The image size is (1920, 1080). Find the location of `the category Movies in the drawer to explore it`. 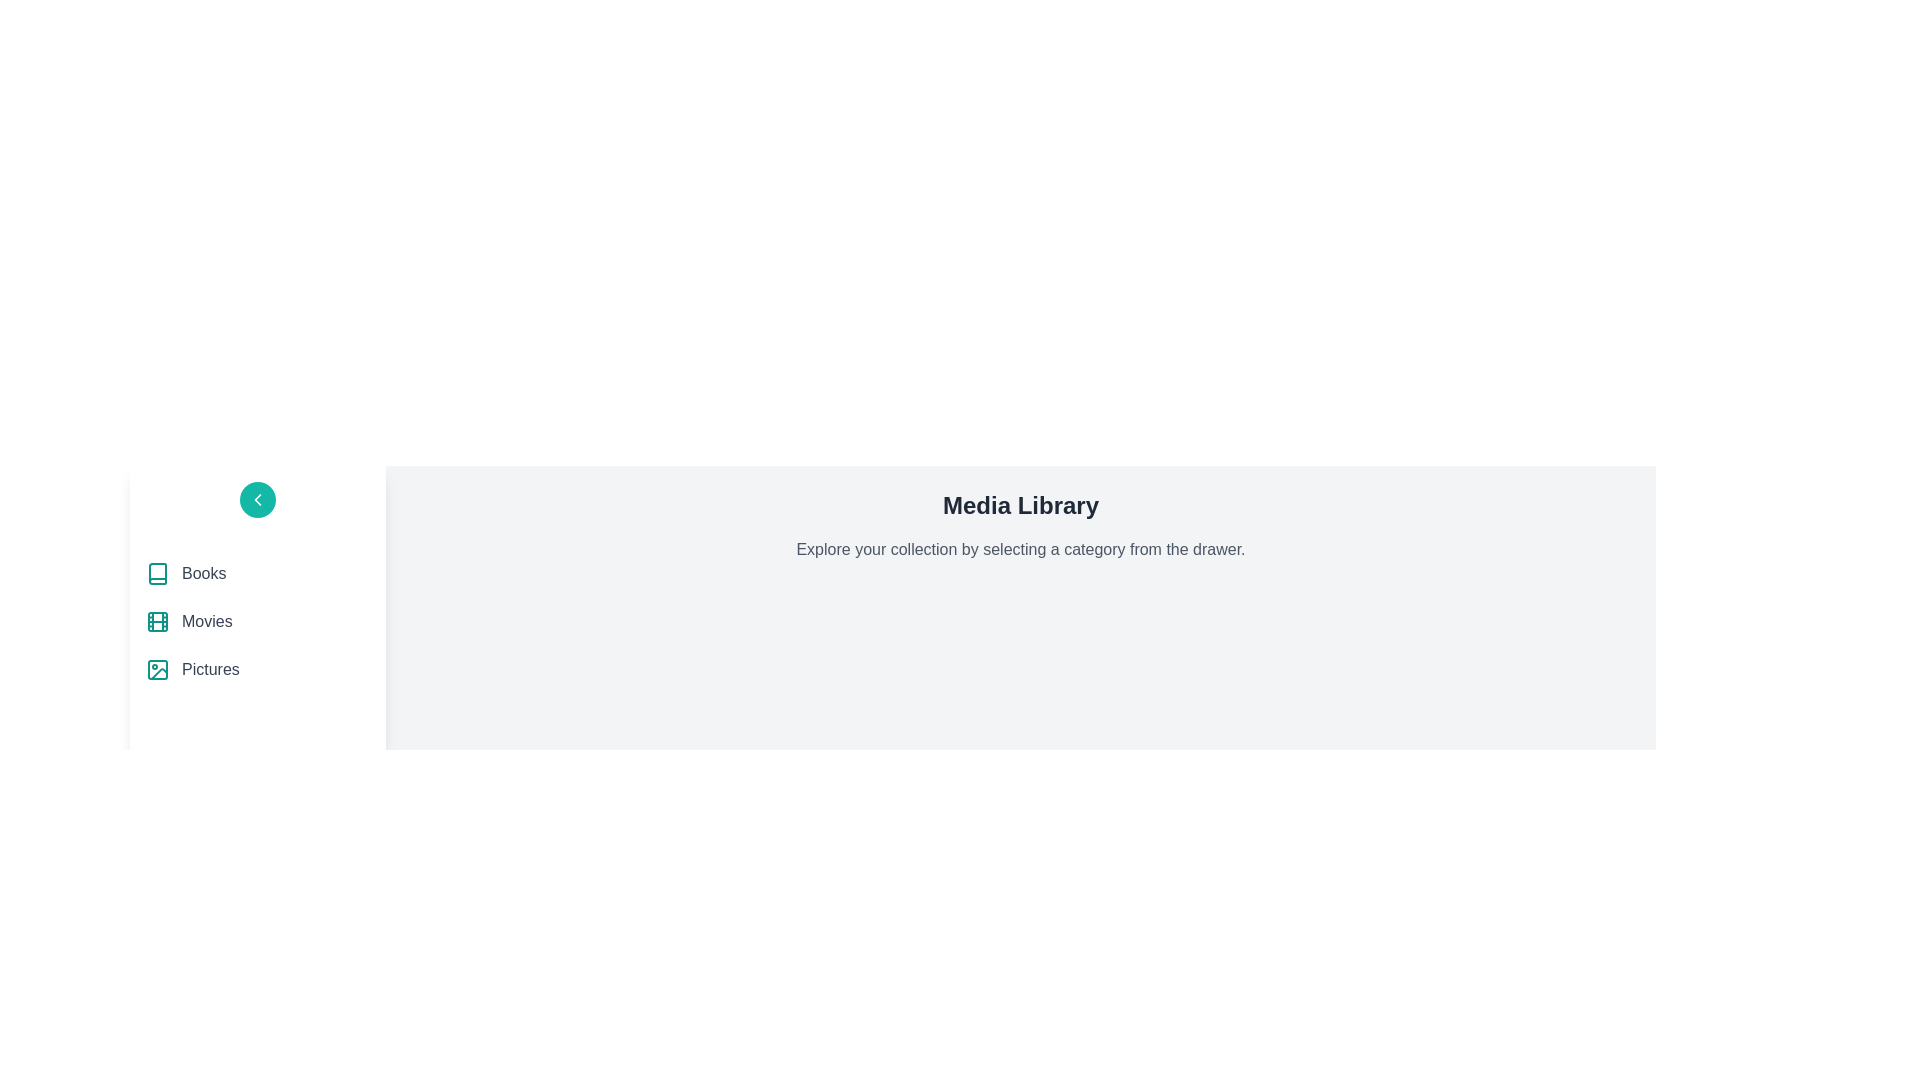

the category Movies in the drawer to explore it is located at coordinates (257, 620).